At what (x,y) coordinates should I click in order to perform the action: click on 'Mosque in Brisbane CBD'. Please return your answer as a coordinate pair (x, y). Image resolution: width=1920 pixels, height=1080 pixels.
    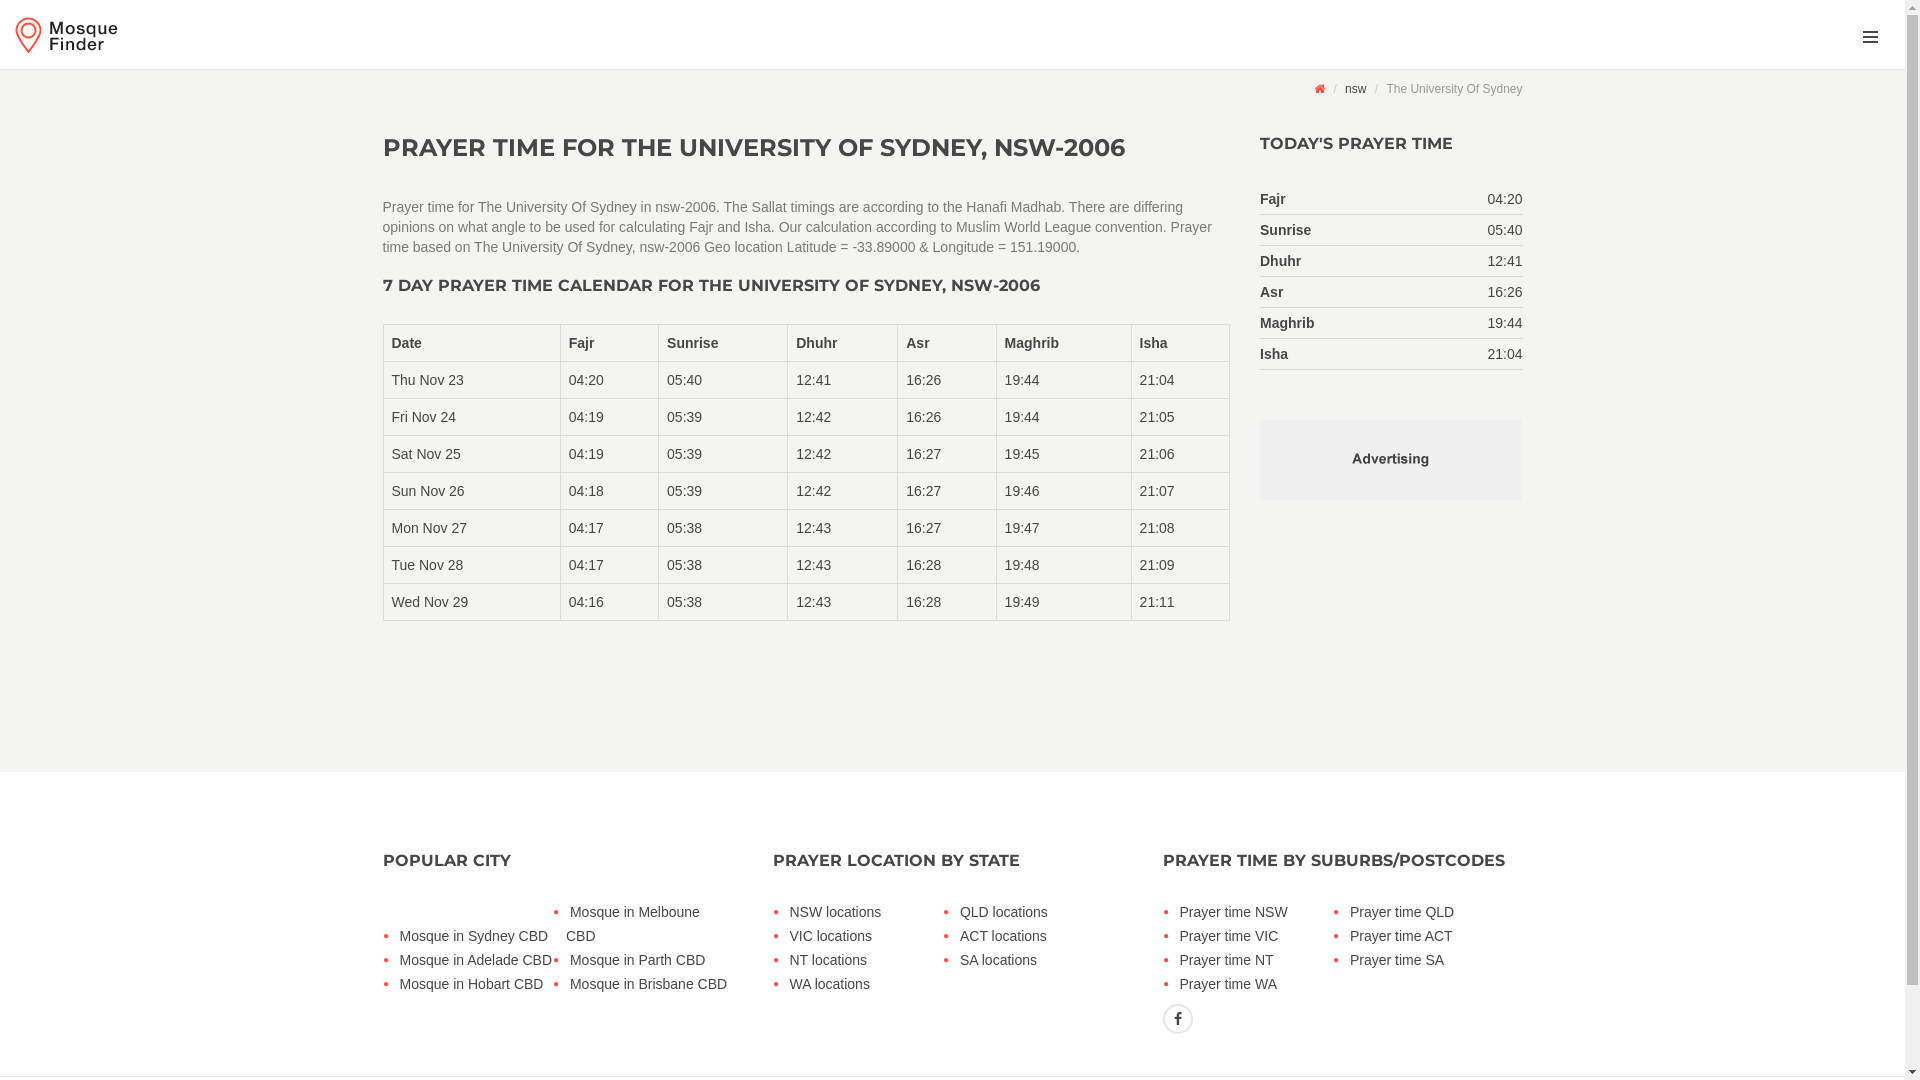
    Looking at the image, I should click on (565, 982).